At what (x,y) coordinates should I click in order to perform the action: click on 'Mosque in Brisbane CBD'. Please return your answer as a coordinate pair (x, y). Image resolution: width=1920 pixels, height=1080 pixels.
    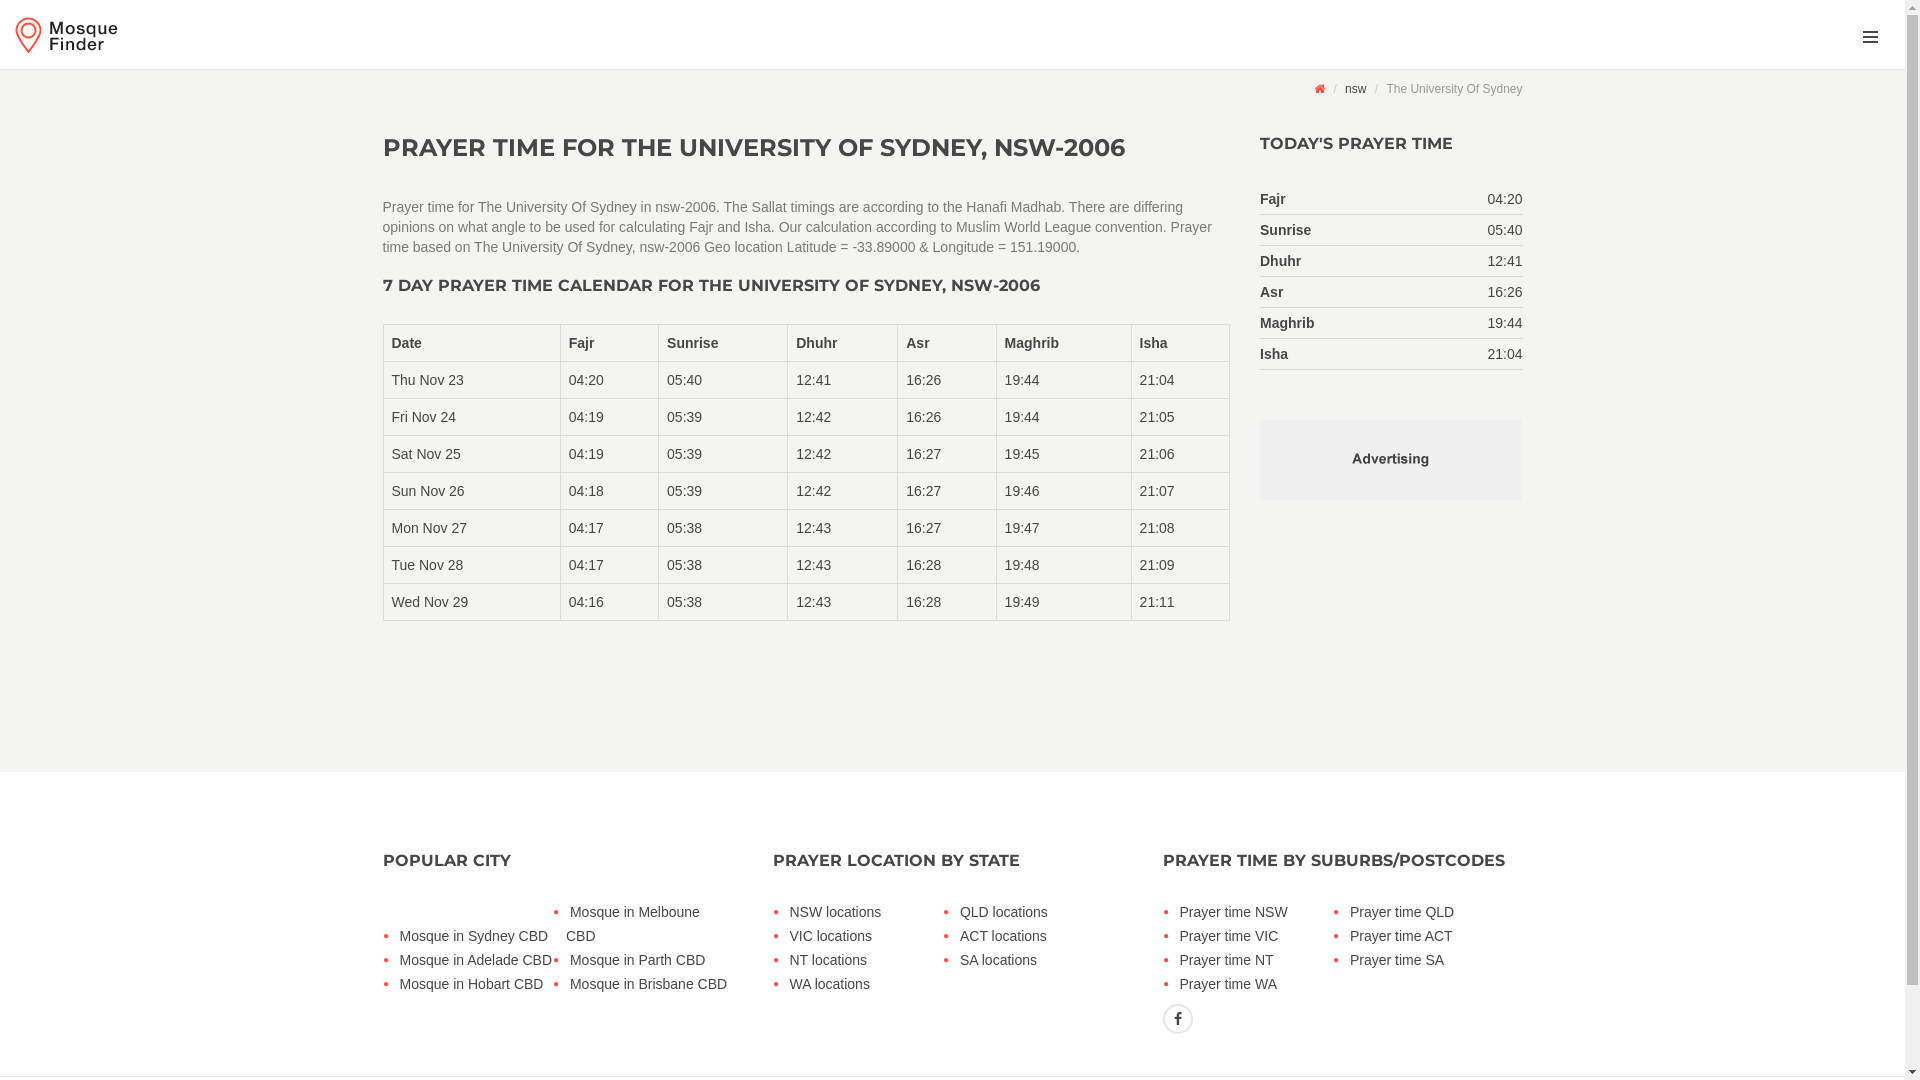
    Looking at the image, I should click on (565, 982).